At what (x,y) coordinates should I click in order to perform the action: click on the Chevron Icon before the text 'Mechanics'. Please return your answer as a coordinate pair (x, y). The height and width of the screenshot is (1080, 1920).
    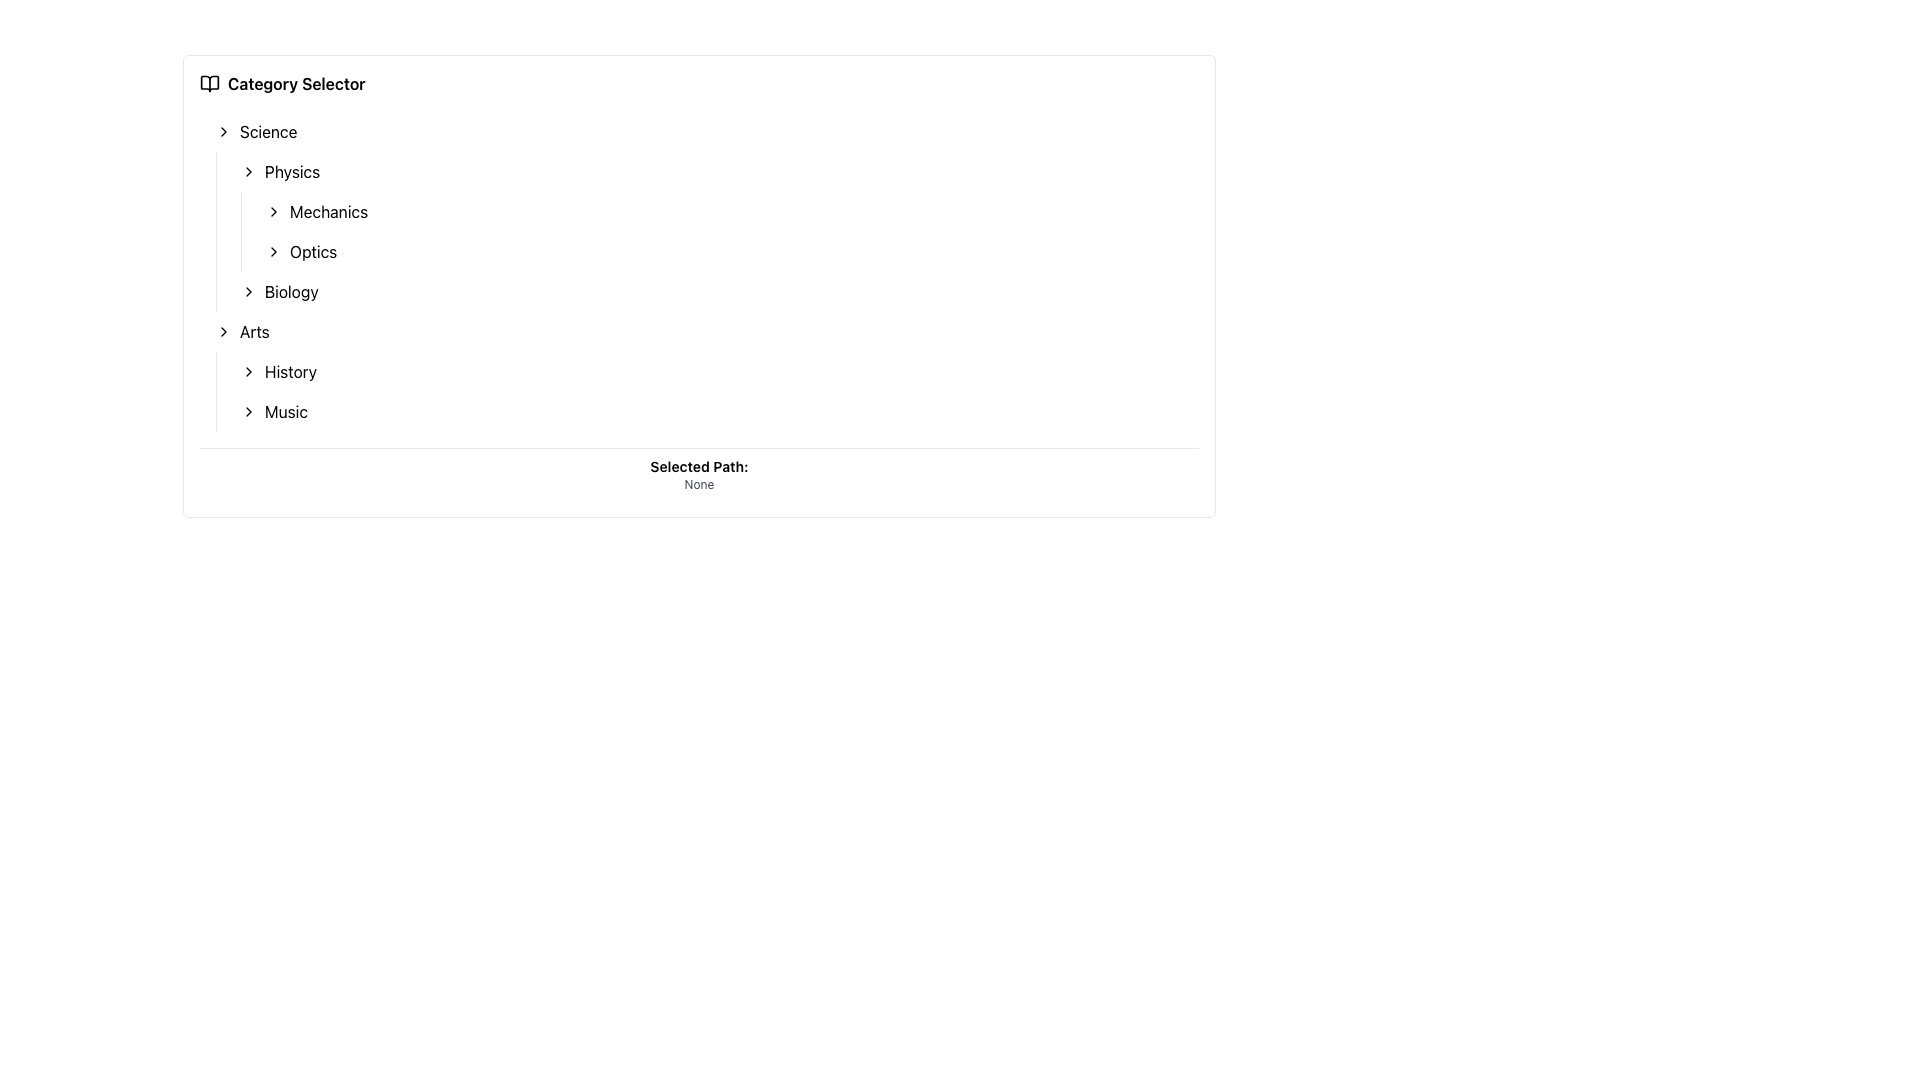
    Looking at the image, I should click on (272, 212).